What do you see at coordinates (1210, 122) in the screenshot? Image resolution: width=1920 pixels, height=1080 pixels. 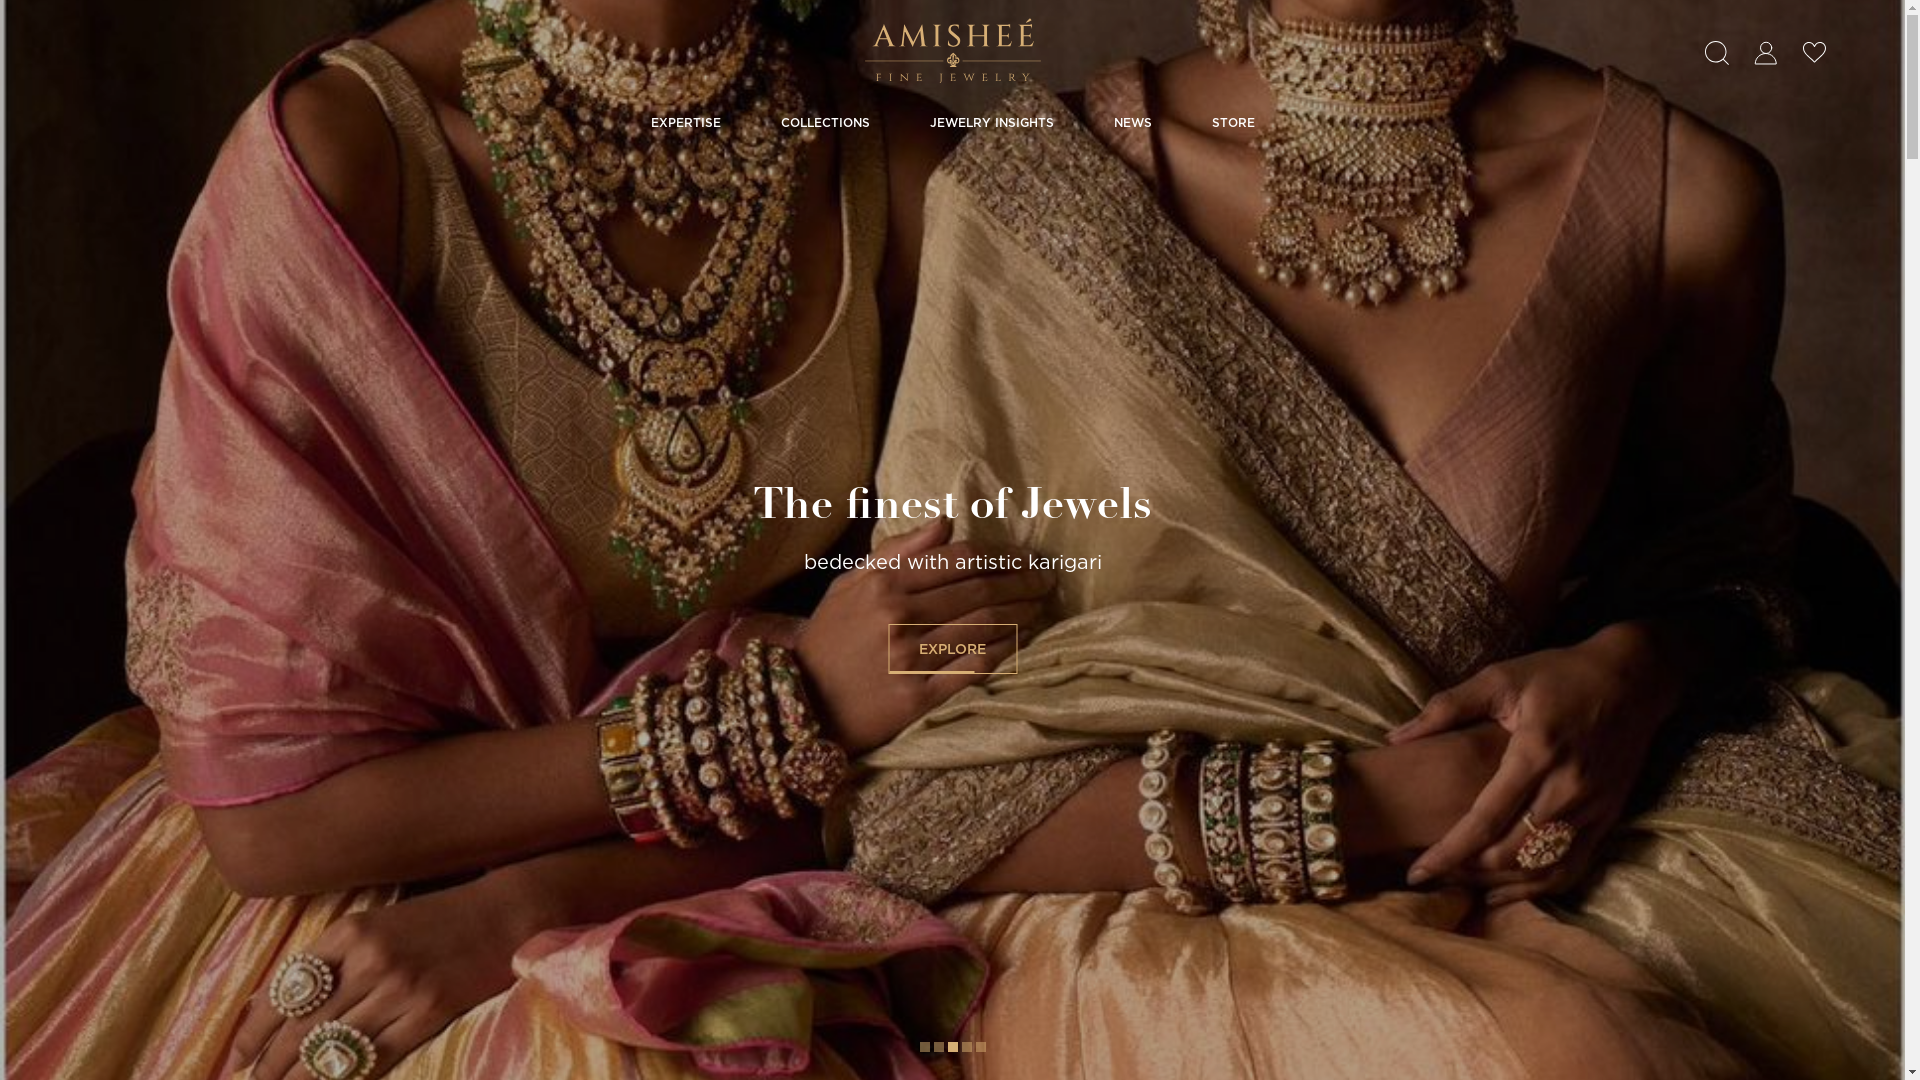 I see `'STORE'` at bounding box center [1210, 122].